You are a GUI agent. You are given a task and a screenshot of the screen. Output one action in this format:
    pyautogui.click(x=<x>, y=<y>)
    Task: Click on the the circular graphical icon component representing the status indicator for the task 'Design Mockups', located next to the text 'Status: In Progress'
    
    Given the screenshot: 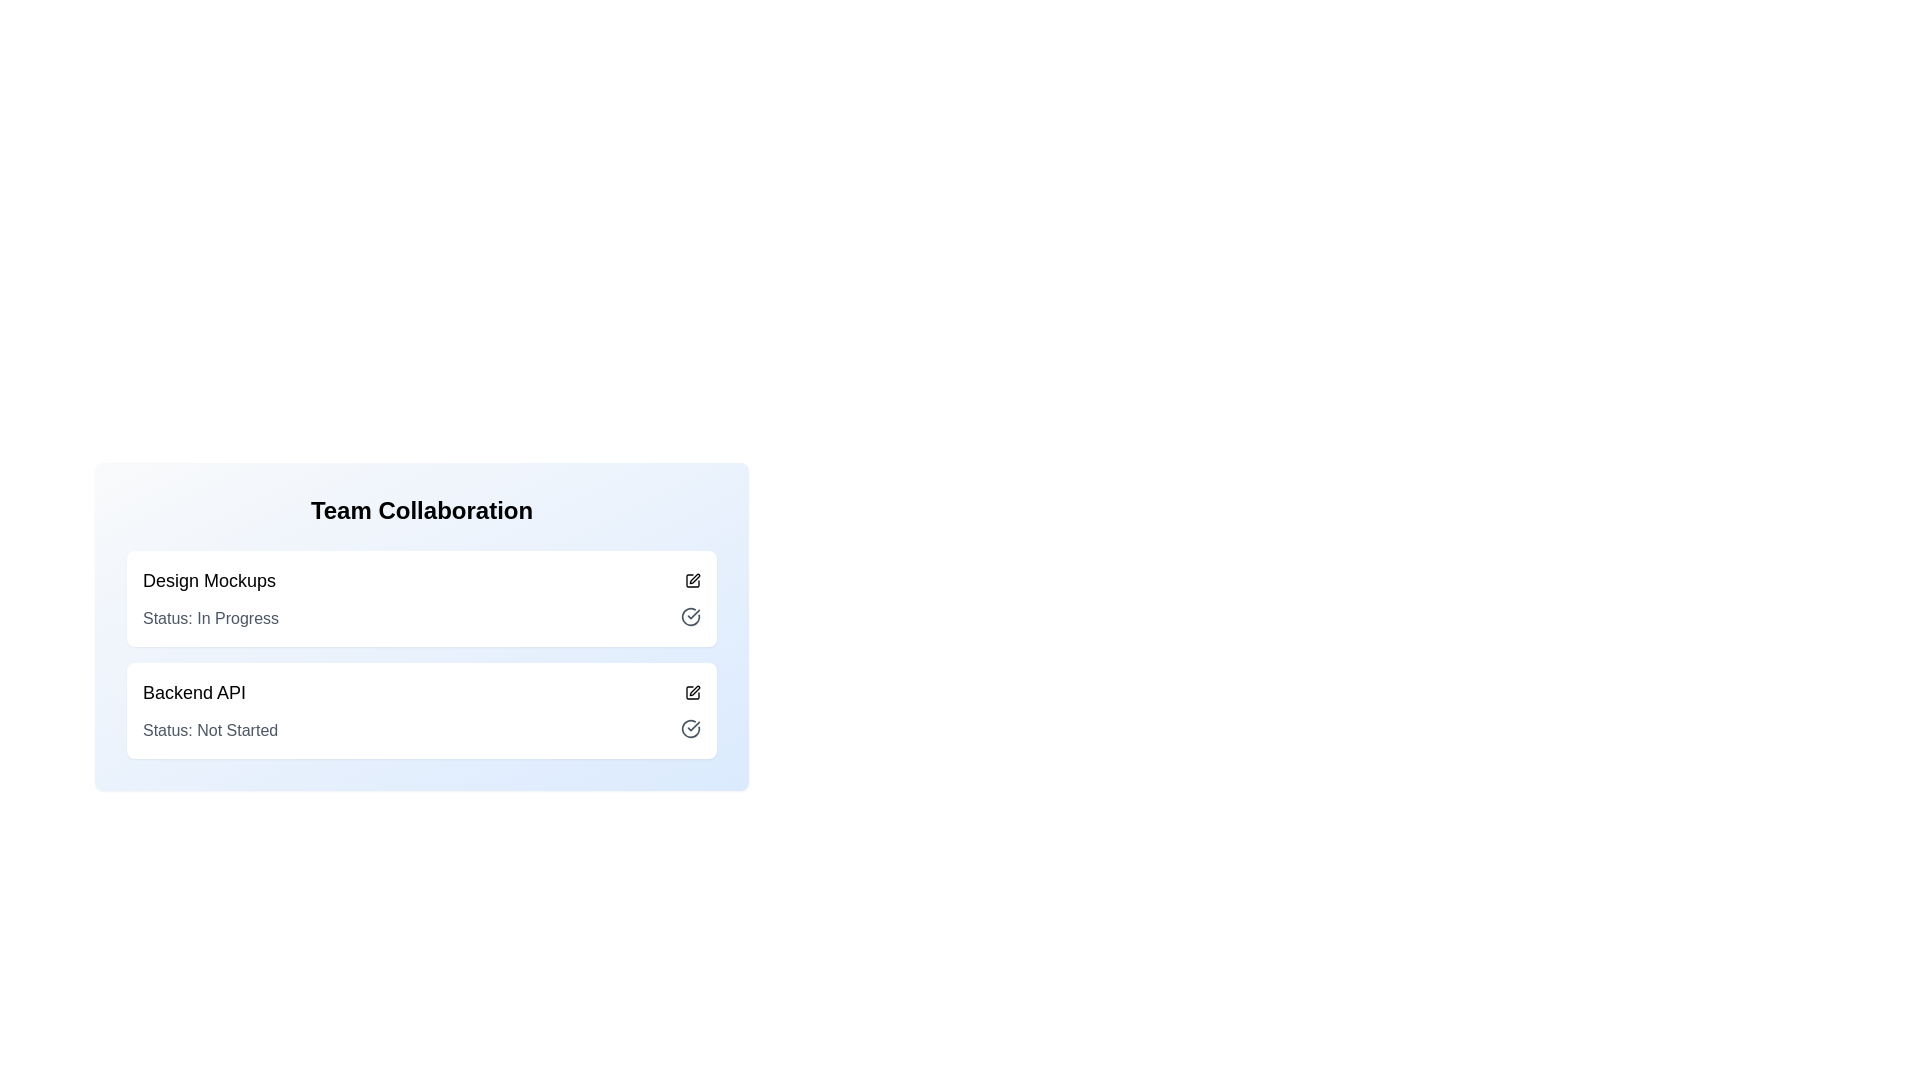 What is the action you would take?
    pyautogui.click(x=691, y=616)
    